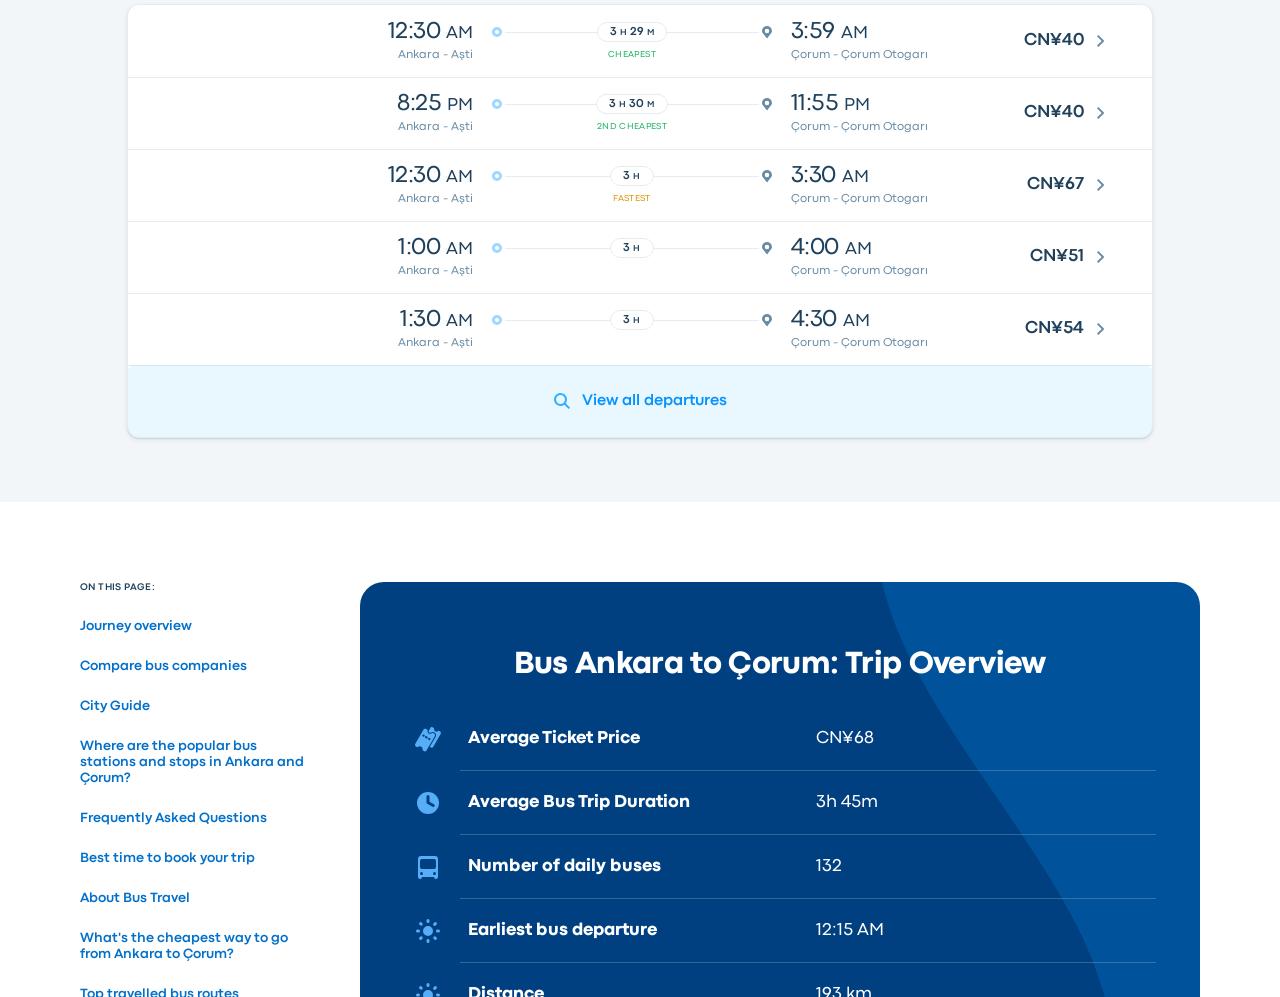  Describe the element at coordinates (552, 737) in the screenshot. I see `'Average Ticket Price'` at that location.